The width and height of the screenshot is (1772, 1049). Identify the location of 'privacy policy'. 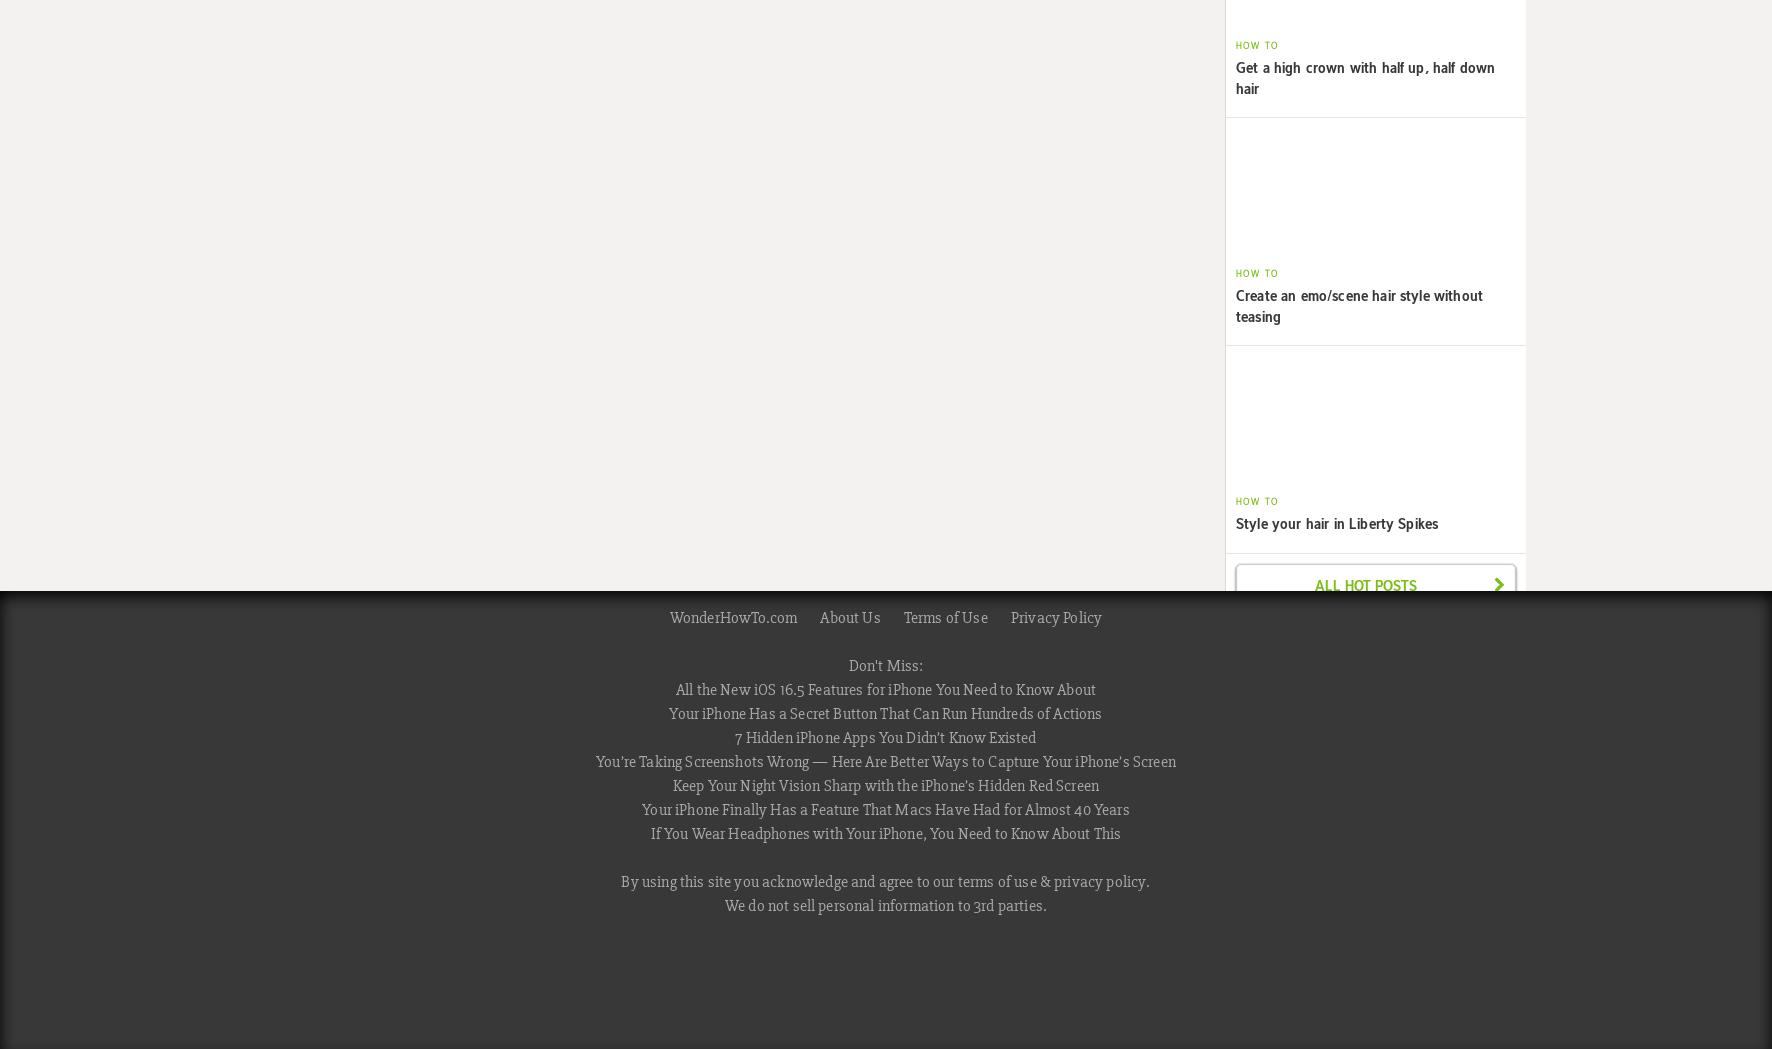
(1100, 880).